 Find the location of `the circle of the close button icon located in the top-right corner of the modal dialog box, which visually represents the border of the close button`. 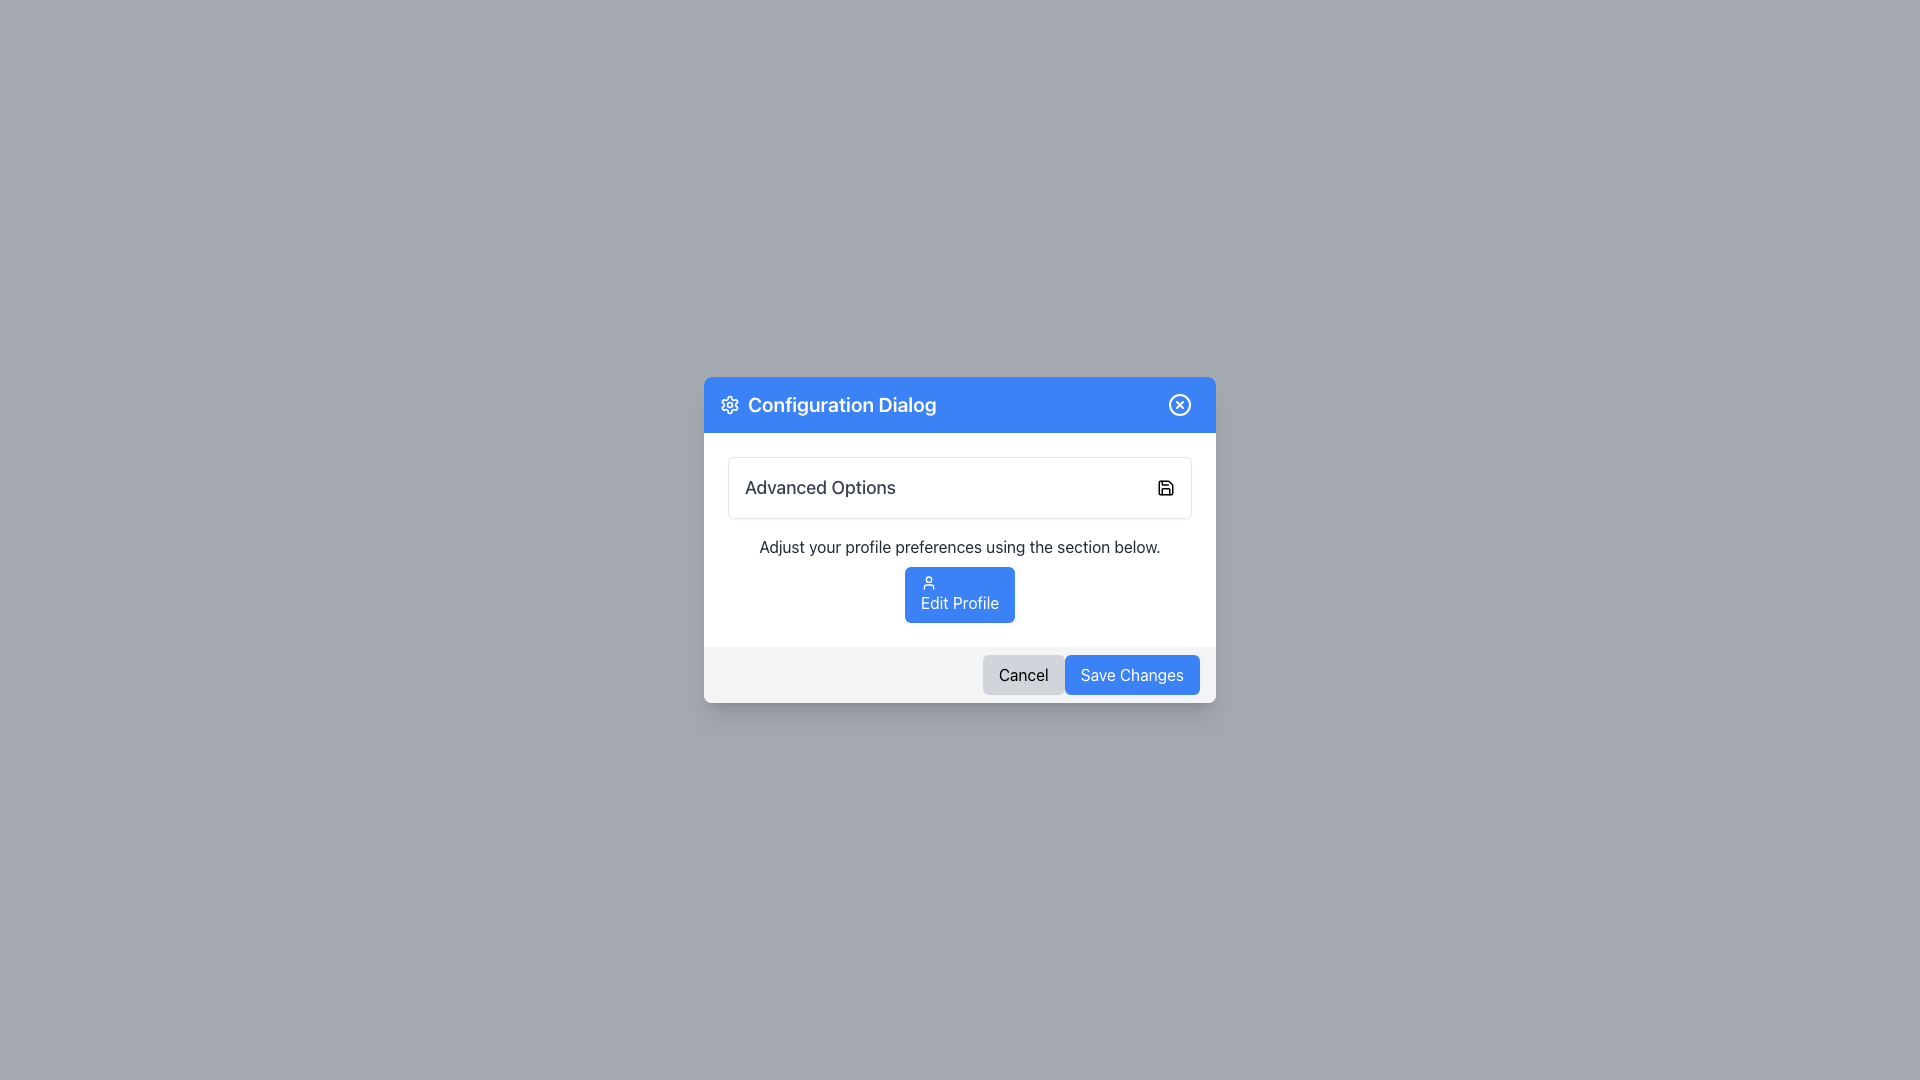

the circle of the close button icon located in the top-right corner of the modal dialog box, which visually represents the border of the close button is located at coordinates (1180, 405).